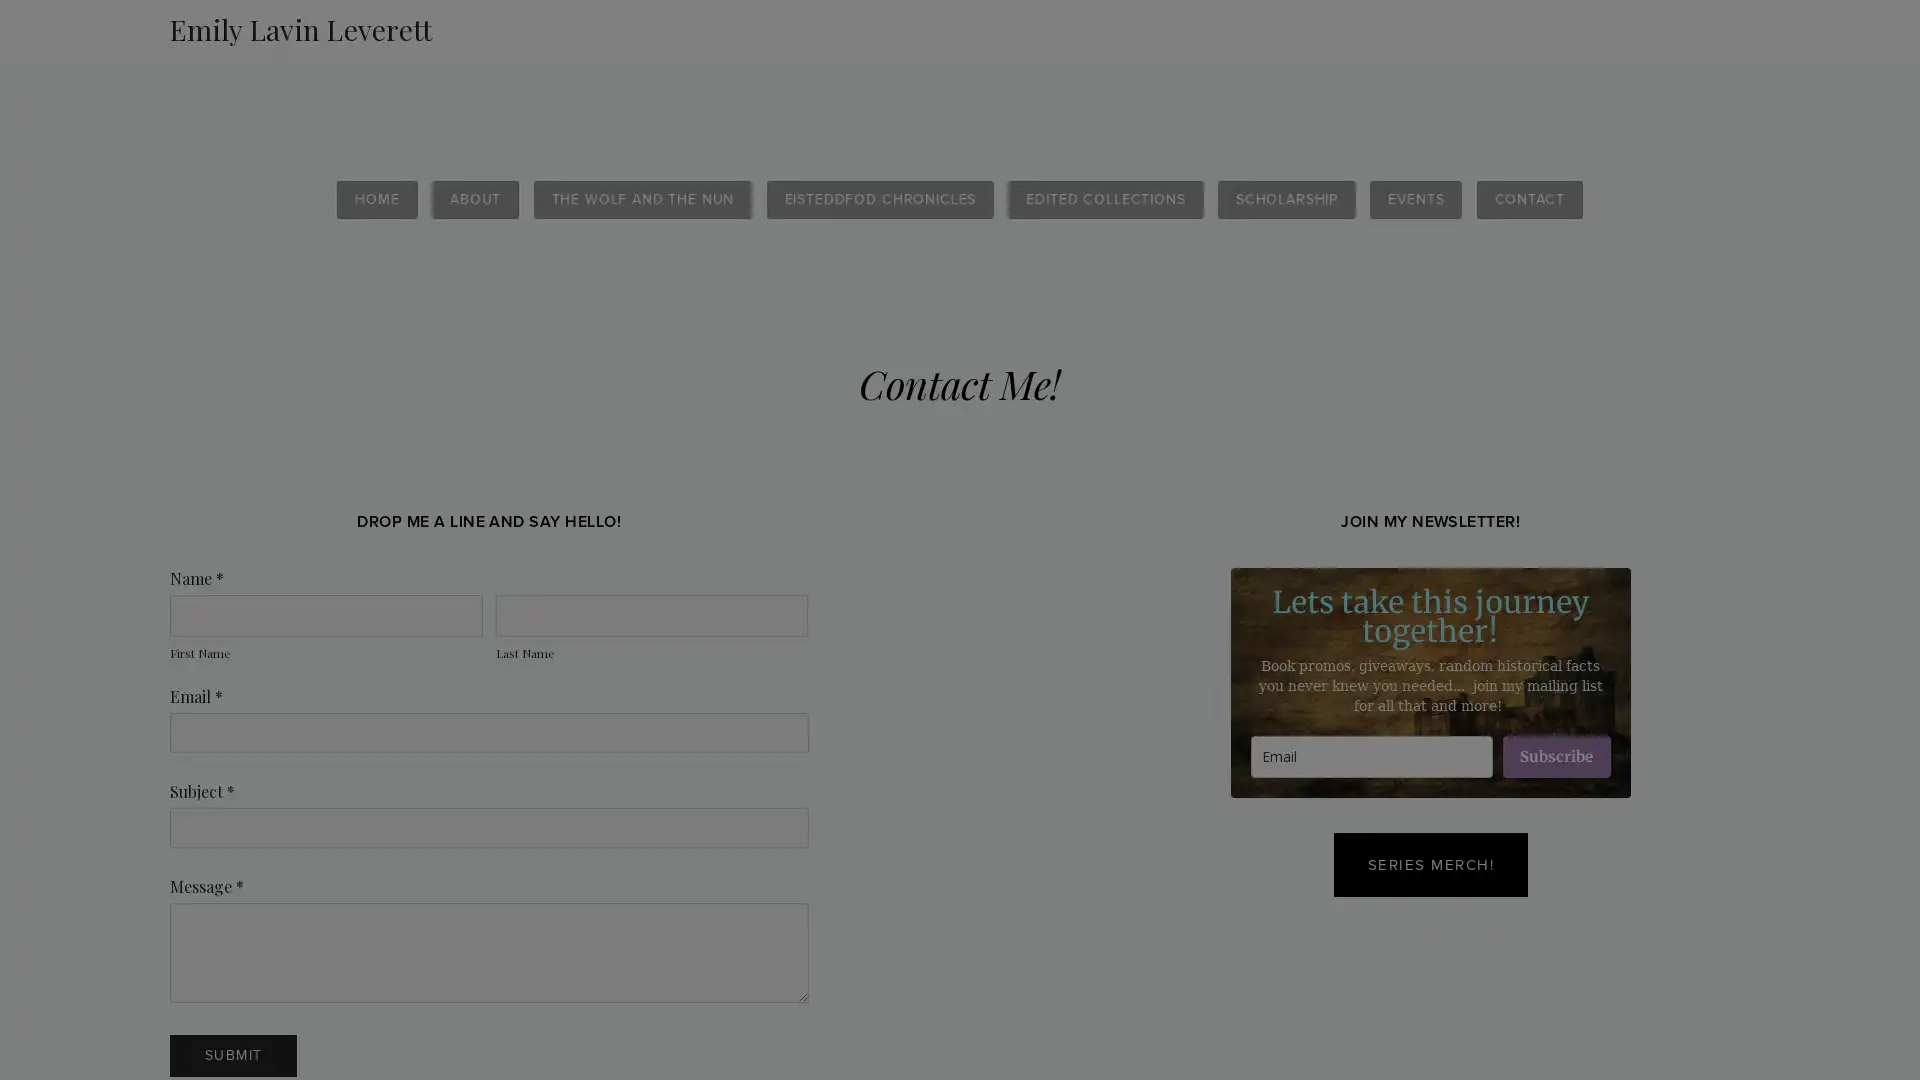 This screenshot has height=1080, width=1920. What do you see at coordinates (233, 1055) in the screenshot?
I see `Submit` at bounding box center [233, 1055].